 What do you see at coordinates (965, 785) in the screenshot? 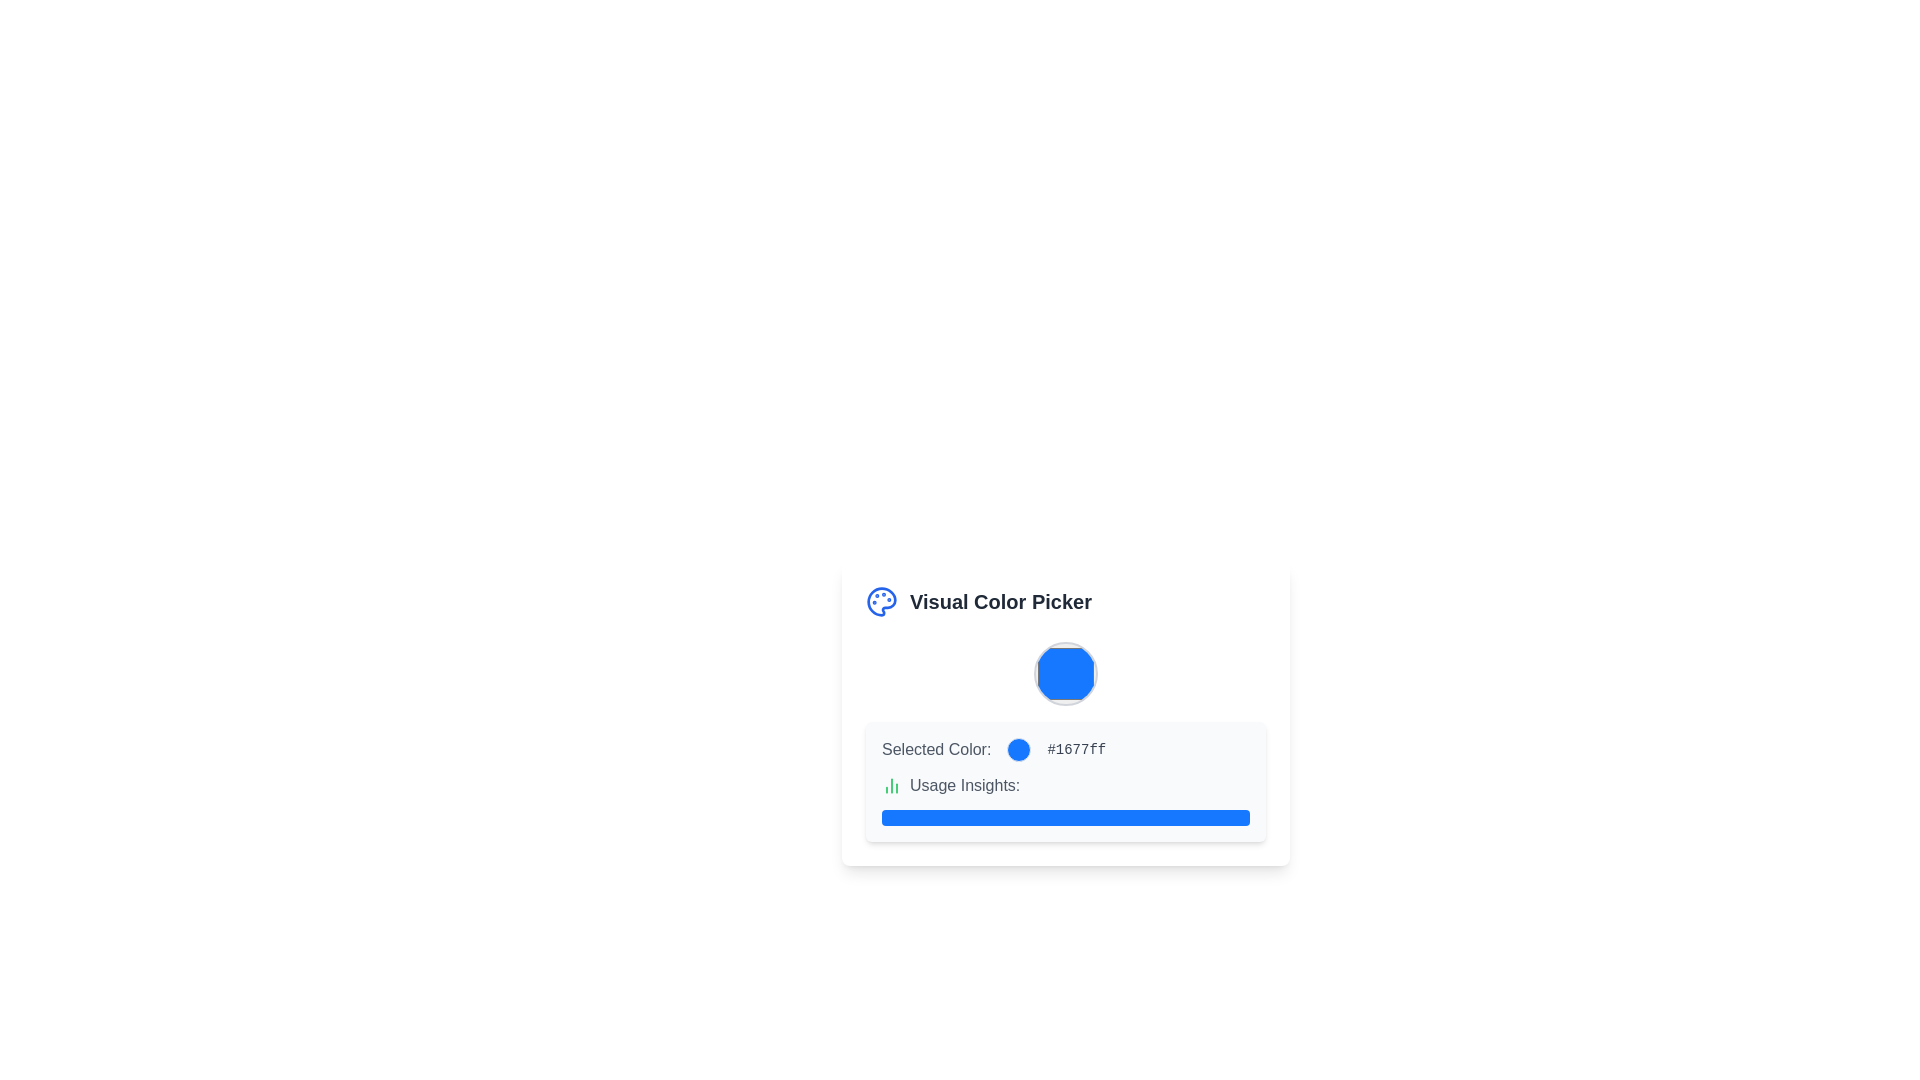
I see `the text label displaying 'Usage Insights:' located near the bottom section of the UI, to the right of the green bar chart icon` at bounding box center [965, 785].